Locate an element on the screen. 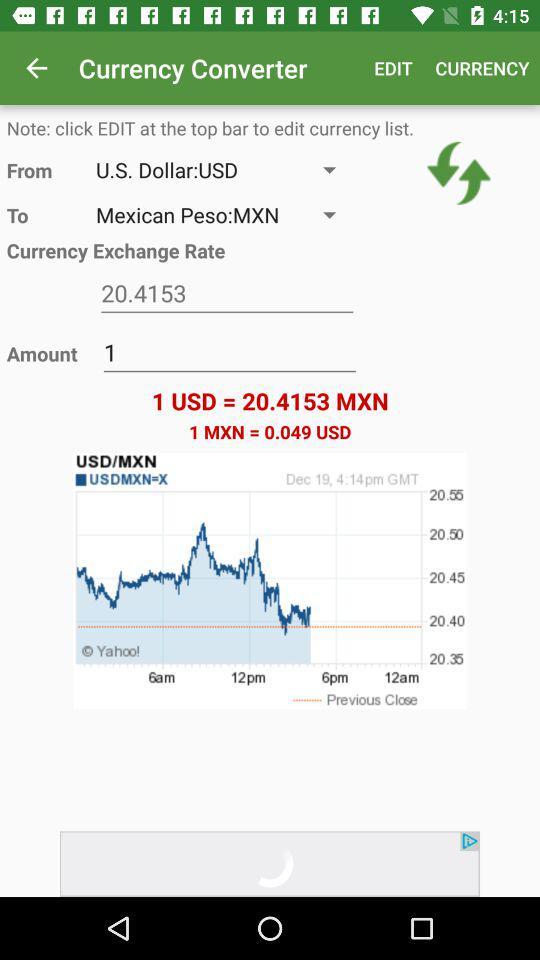  app to the left of currency converter is located at coordinates (36, 68).